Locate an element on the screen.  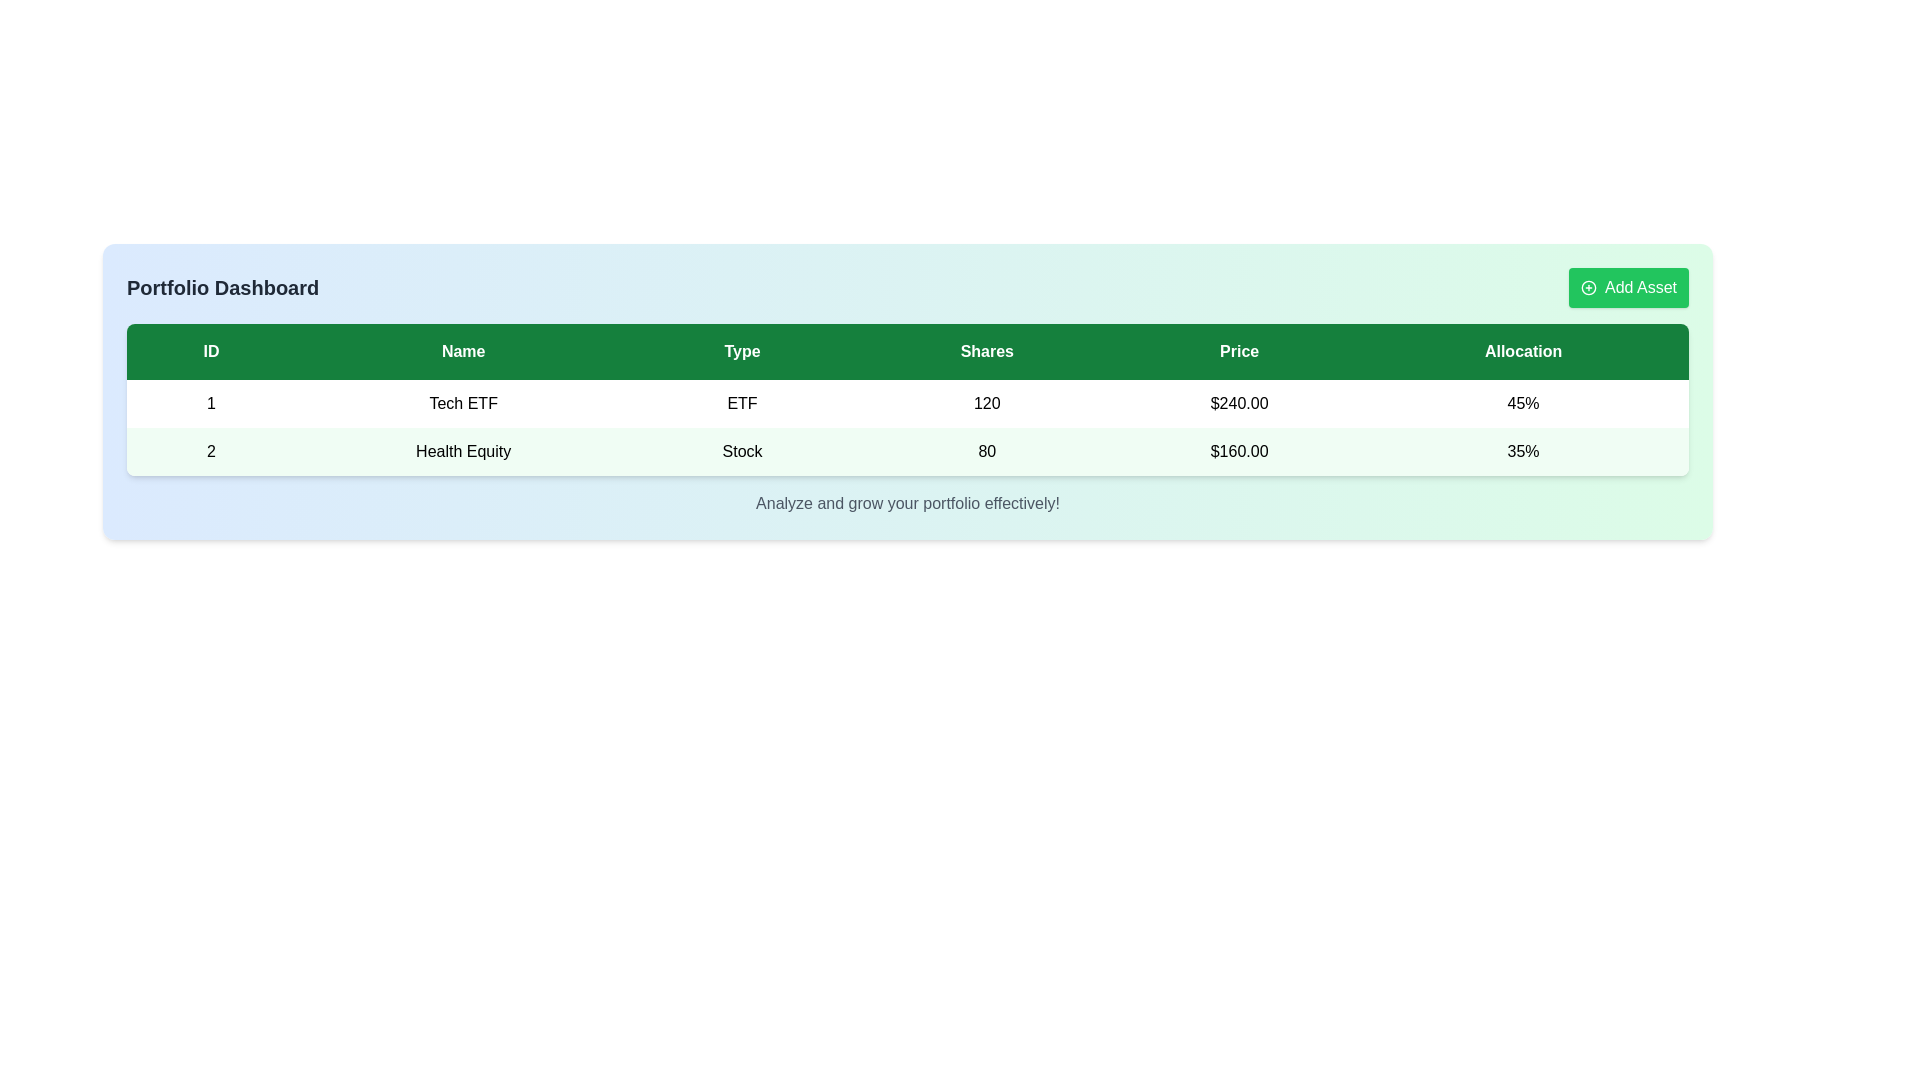
identifier from the table cell located in the first column of the second row of the dashboard table, directly below the ID column containing '1' is located at coordinates (211, 451).